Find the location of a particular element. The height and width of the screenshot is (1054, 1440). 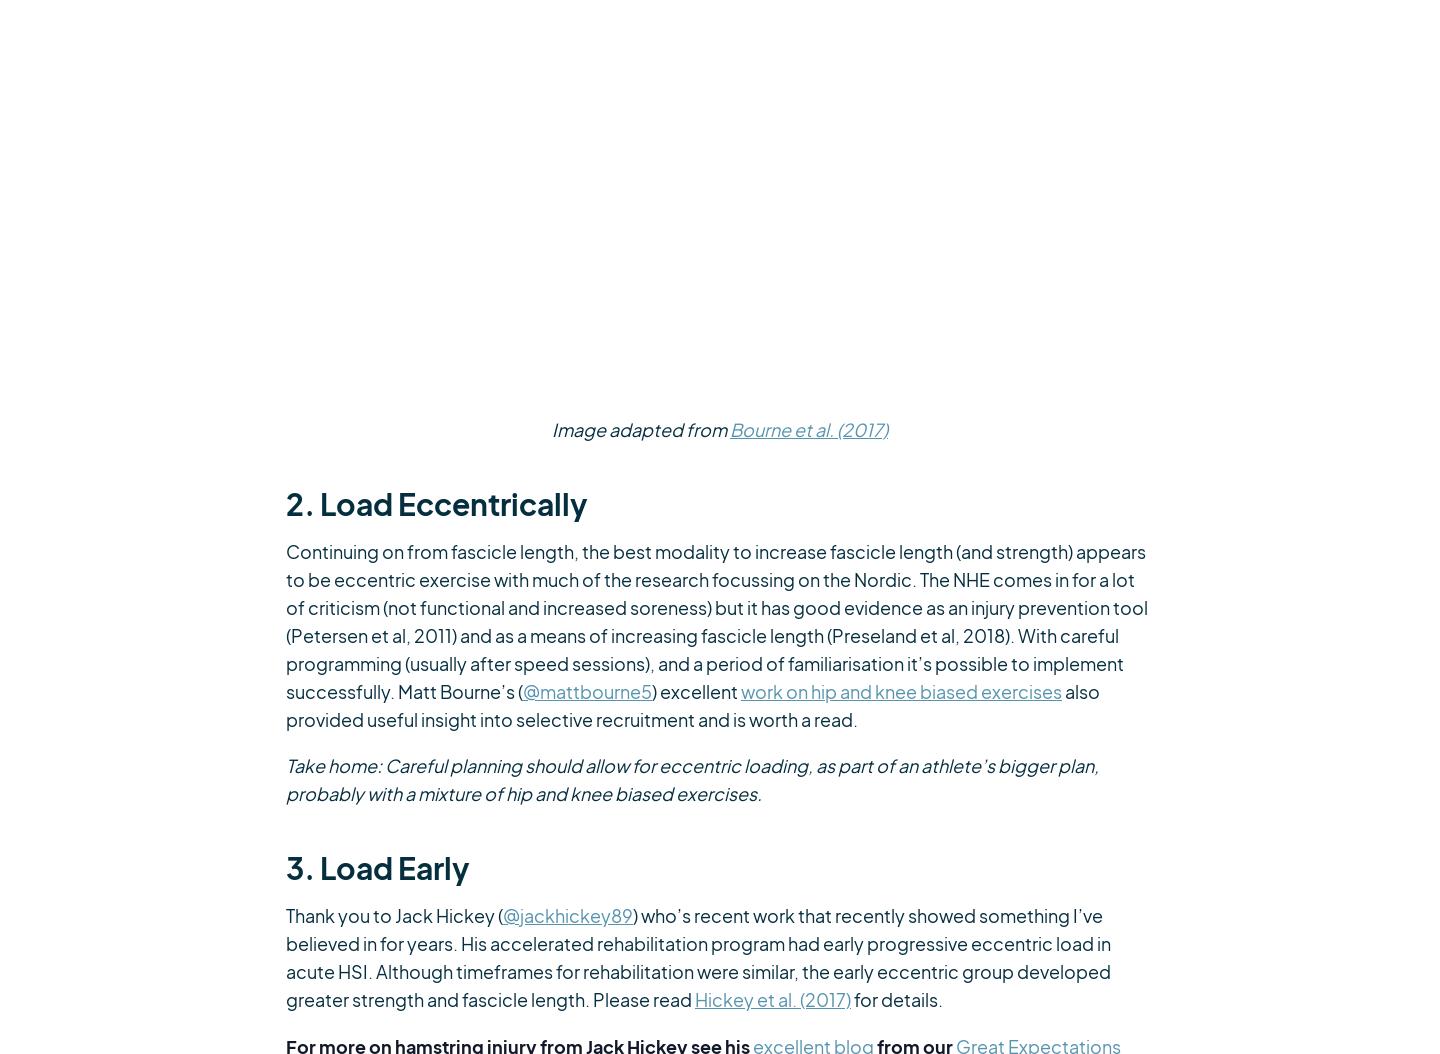

'Take home: Careful planning should allow for eccentric loading, as part of an athlete’s bigger plan, probably with a mixture of hip and knee biased exercises.' is located at coordinates (284, 779).